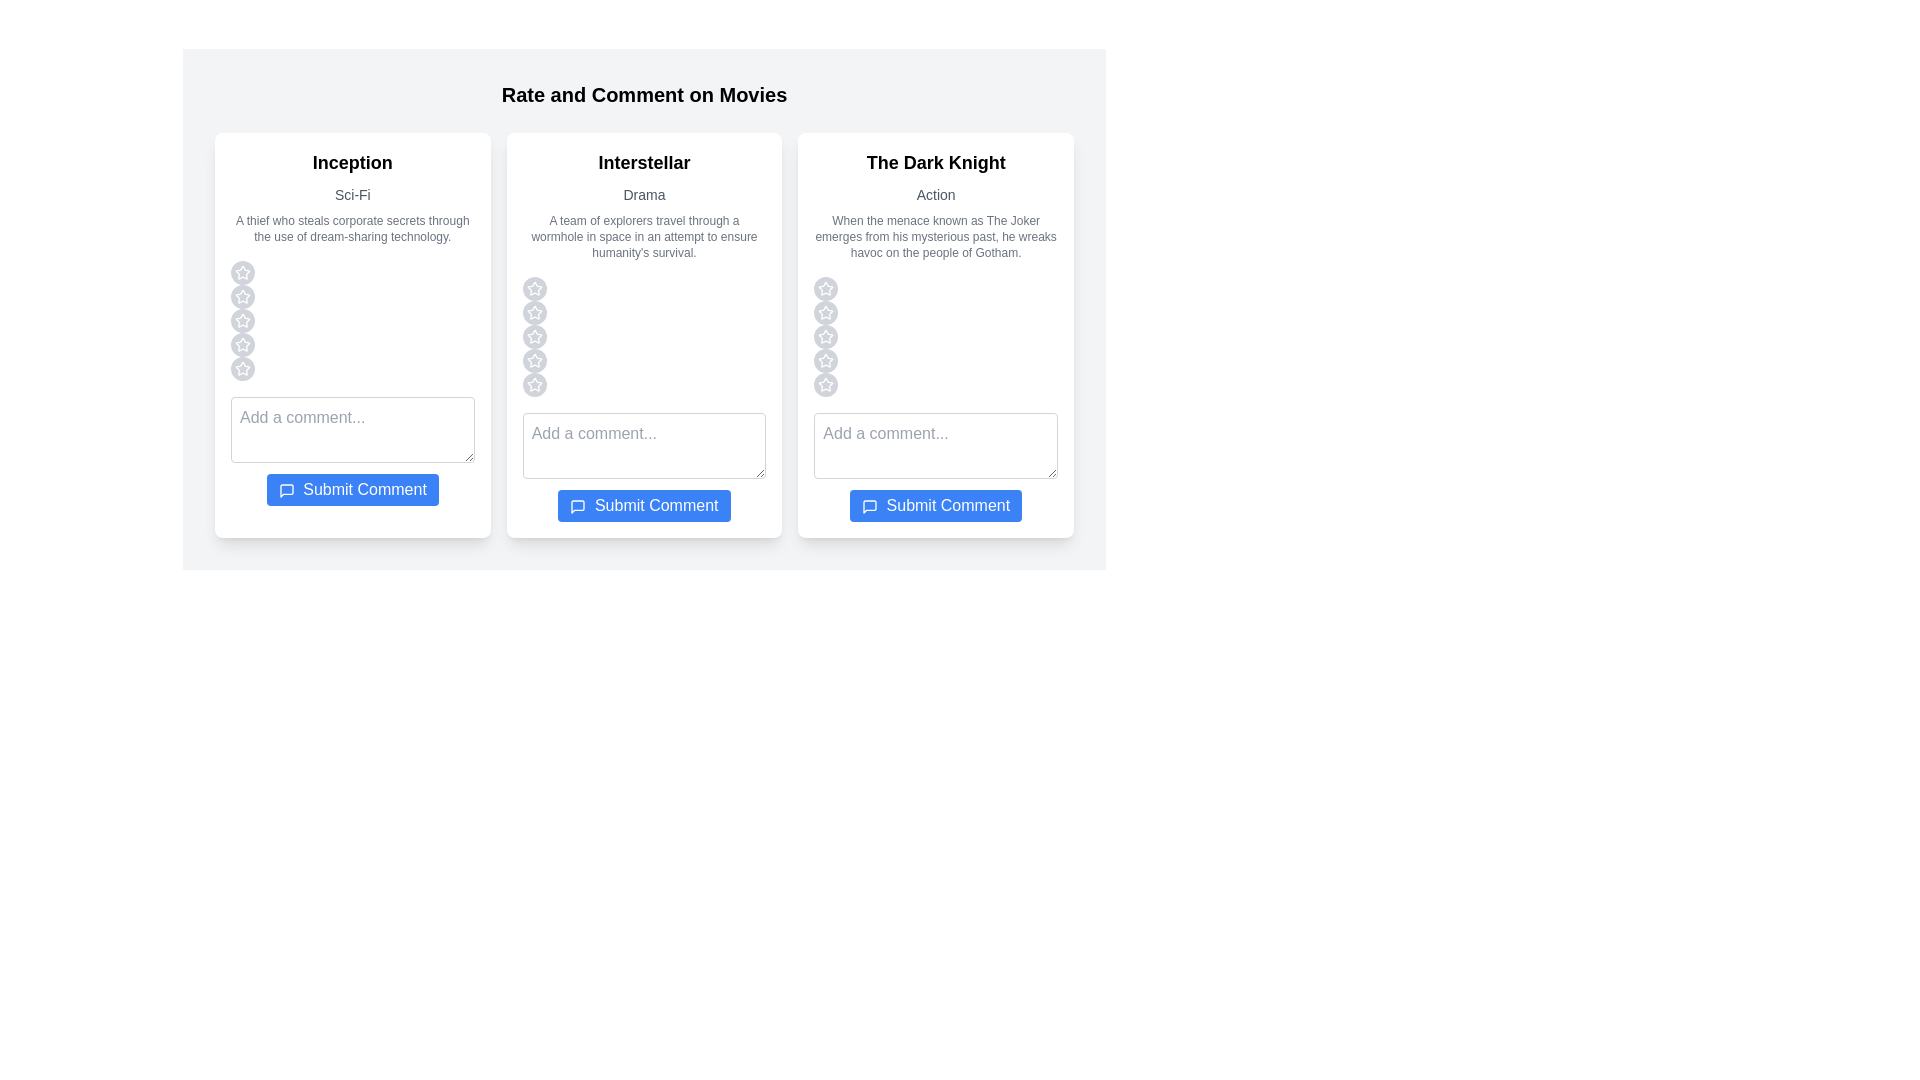 The image size is (1920, 1080). What do you see at coordinates (825, 289) in the screenshot?
I see `the star corresponding to the rating 1 for the movie The Dark Knight` at bounding box center [825, 289].